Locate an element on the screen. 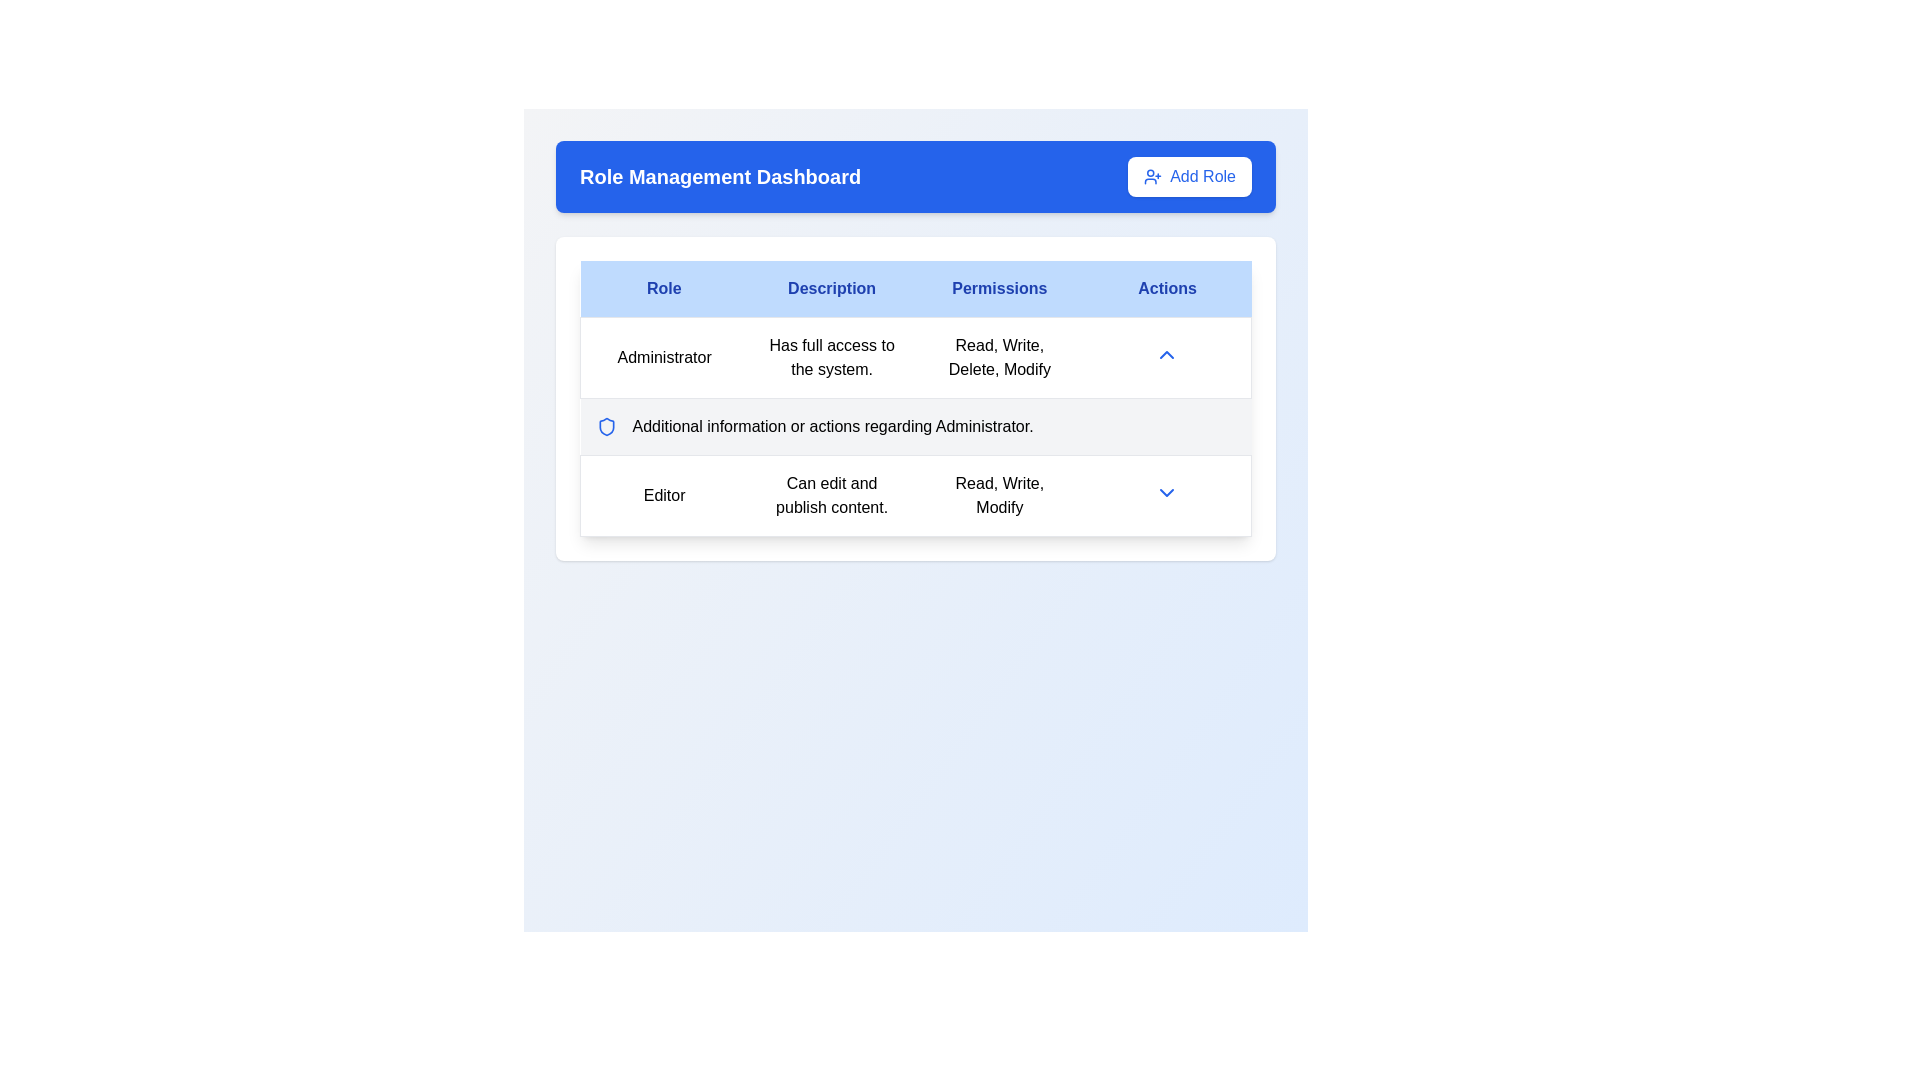 This screenshot has height=1080, width=1920. the descriptive text that contains the text 'Additional information or actions regarding Administrator.', which is centrally positioned below the 'Administrator' label is located at coordinates (833, 426).